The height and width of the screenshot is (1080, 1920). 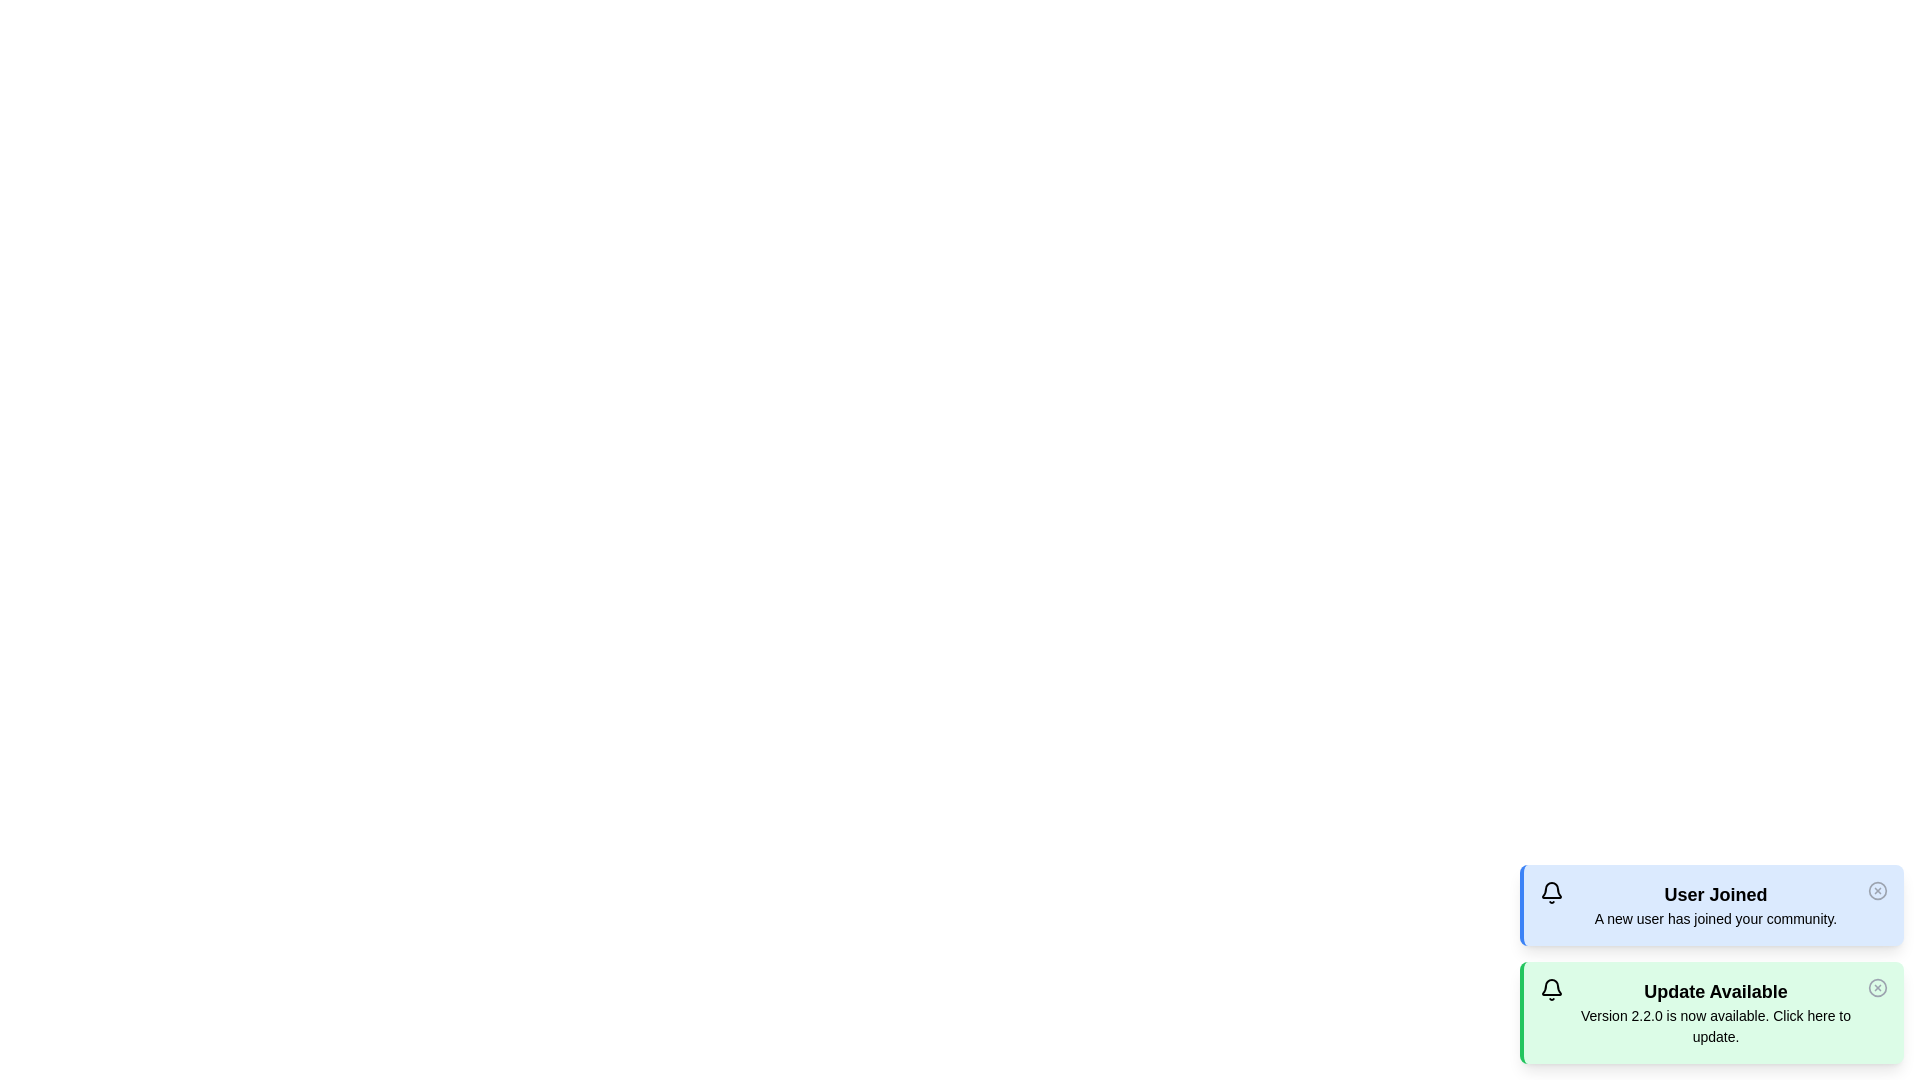 I want to click on the close button of the notification to dismiss it, so click(x=1876, y=890).